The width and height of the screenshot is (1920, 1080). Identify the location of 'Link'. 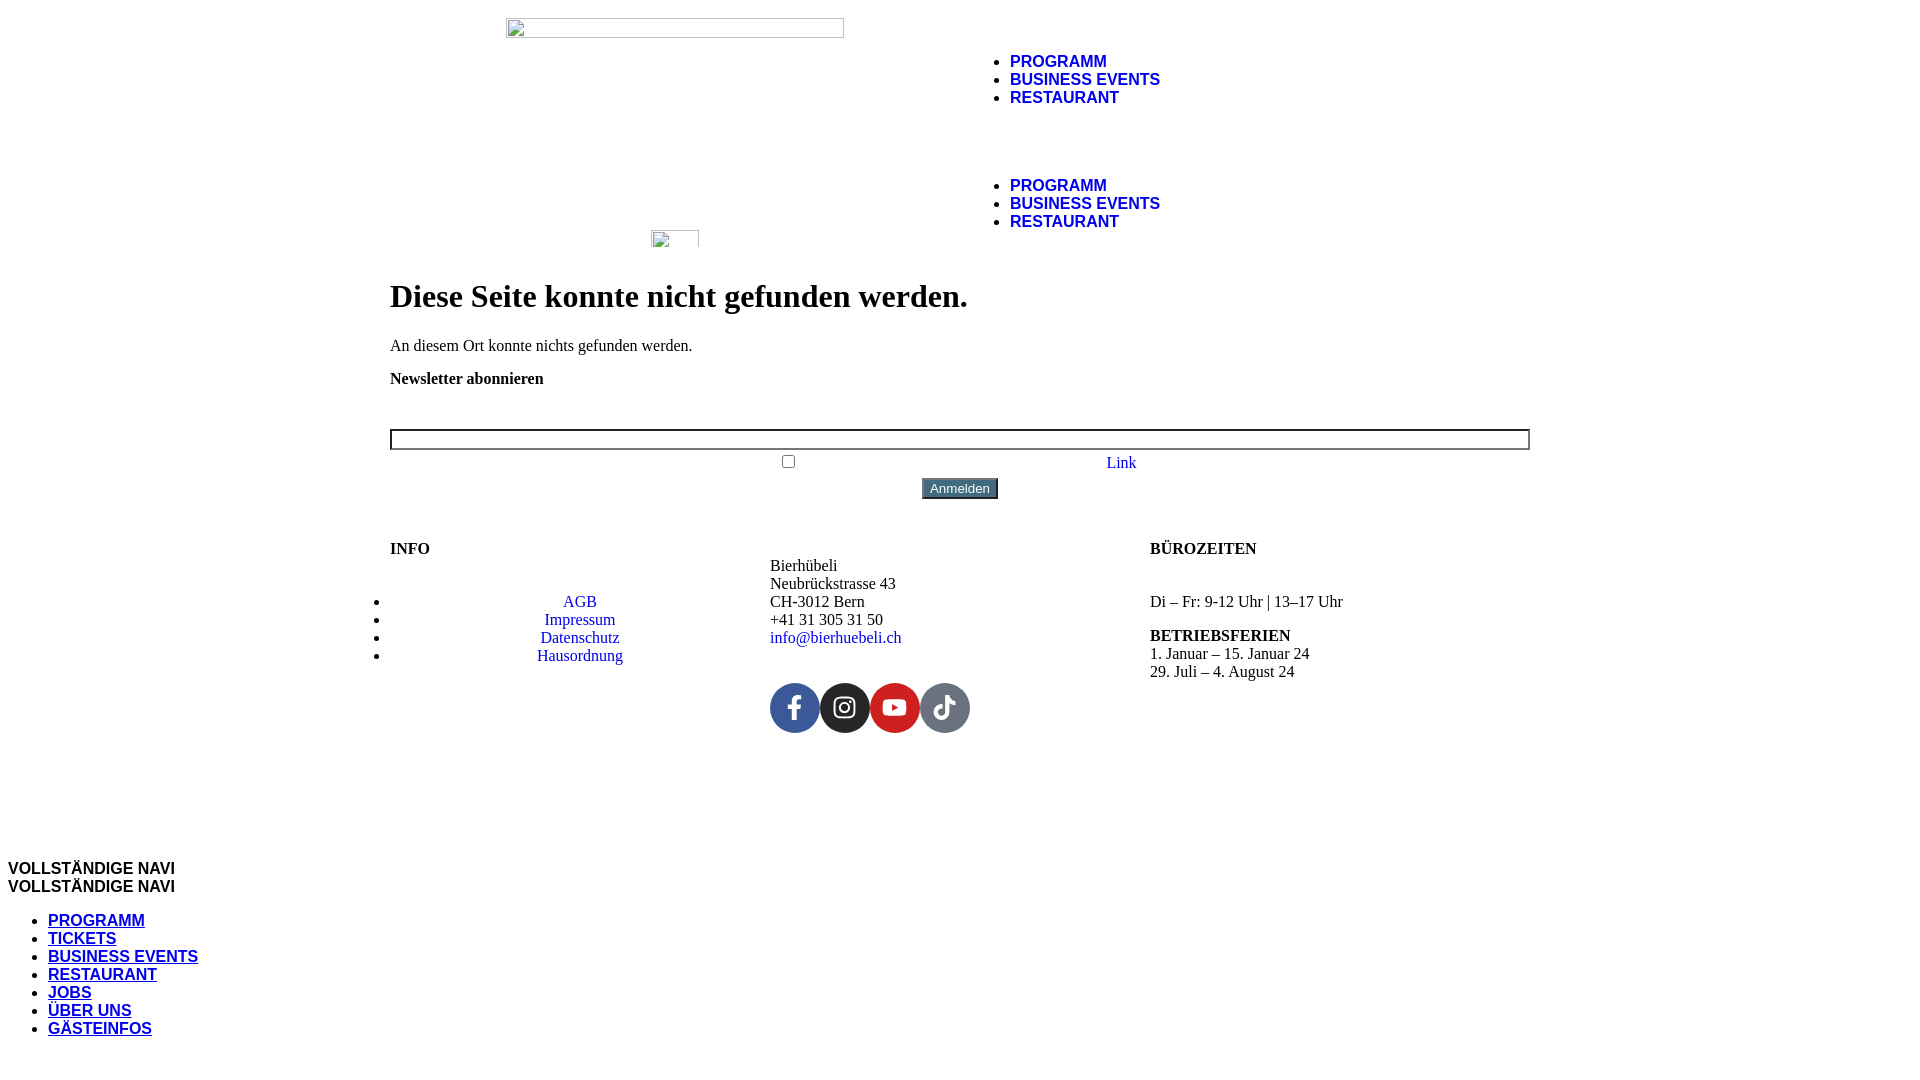
(1121, 462).